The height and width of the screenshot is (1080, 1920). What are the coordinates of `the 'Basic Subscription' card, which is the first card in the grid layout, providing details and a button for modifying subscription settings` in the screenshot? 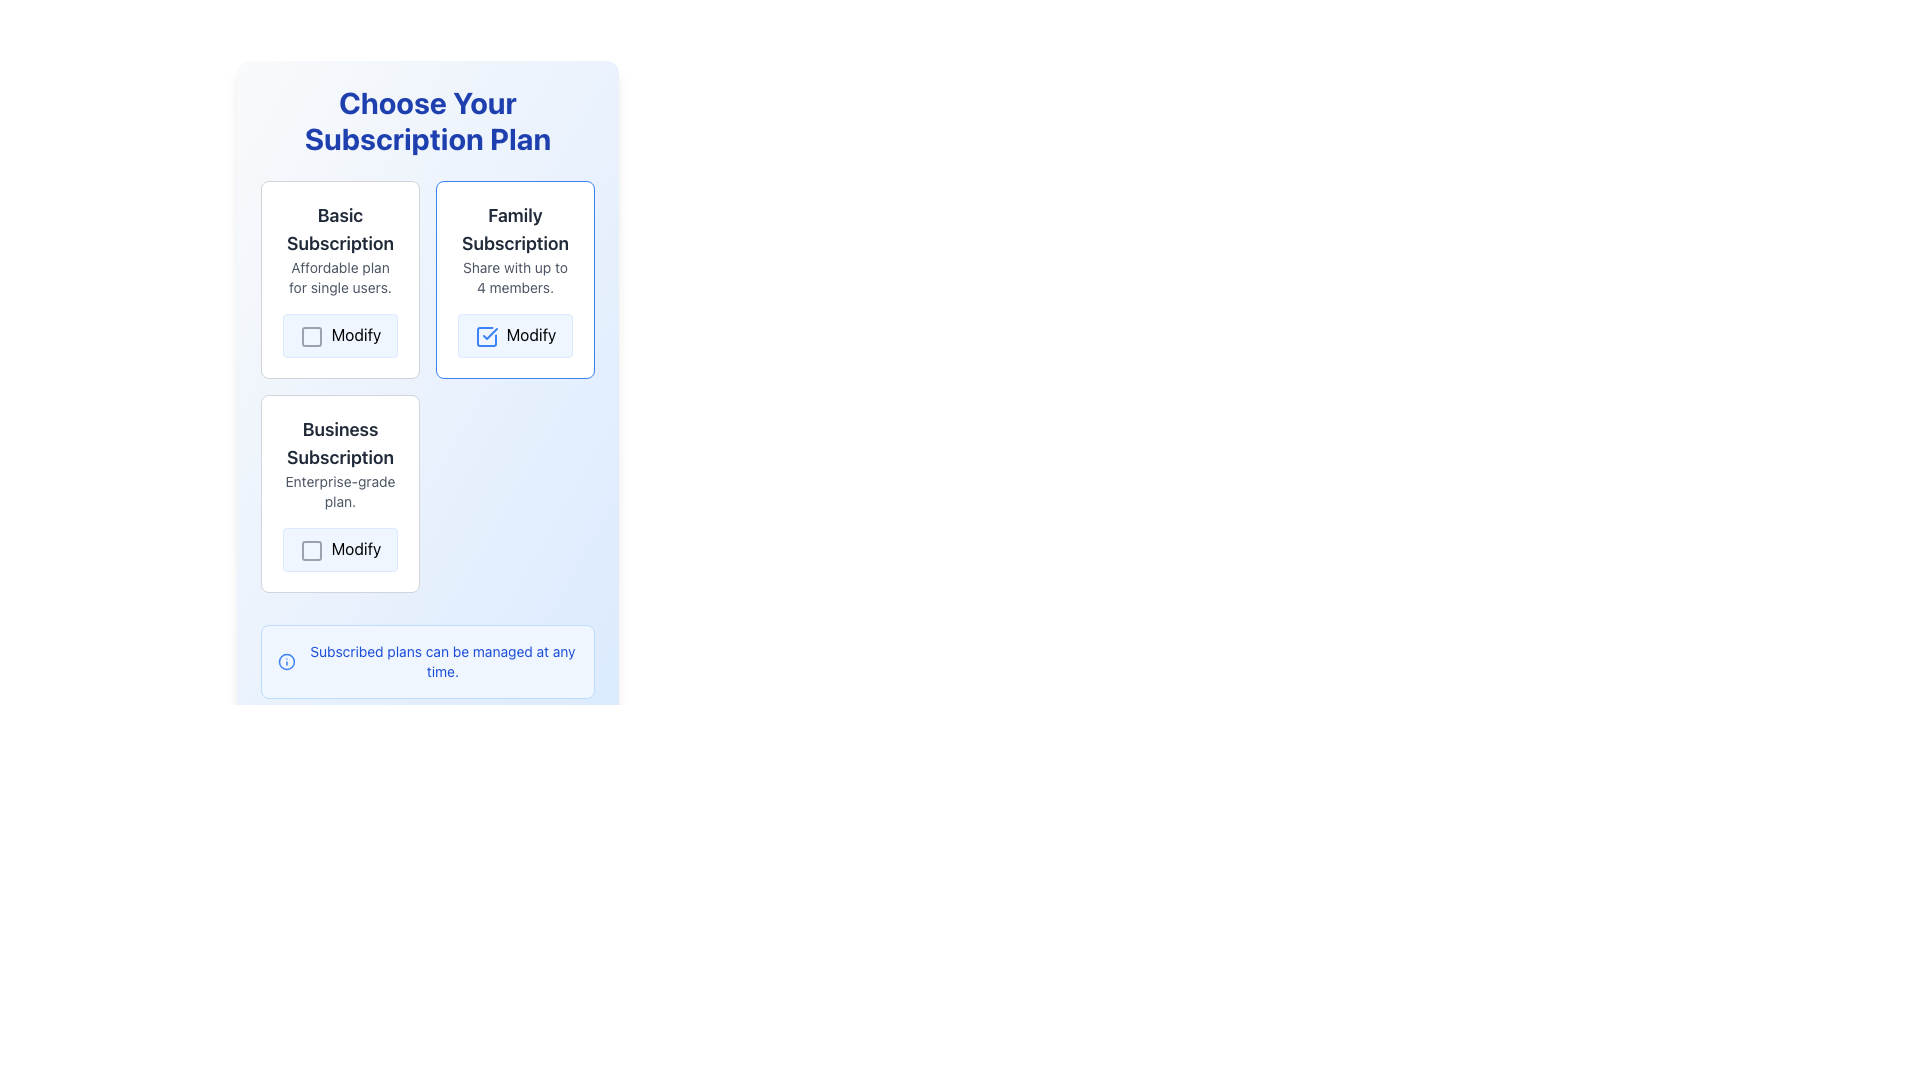 It's located at (340, 279).